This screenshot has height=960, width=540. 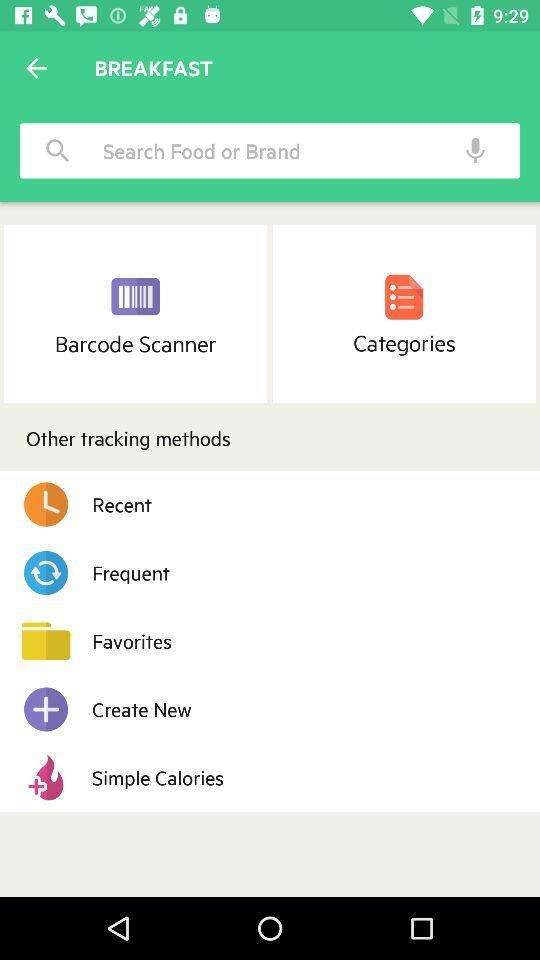 I want to click on the search icon, so click(x=58, y=149).